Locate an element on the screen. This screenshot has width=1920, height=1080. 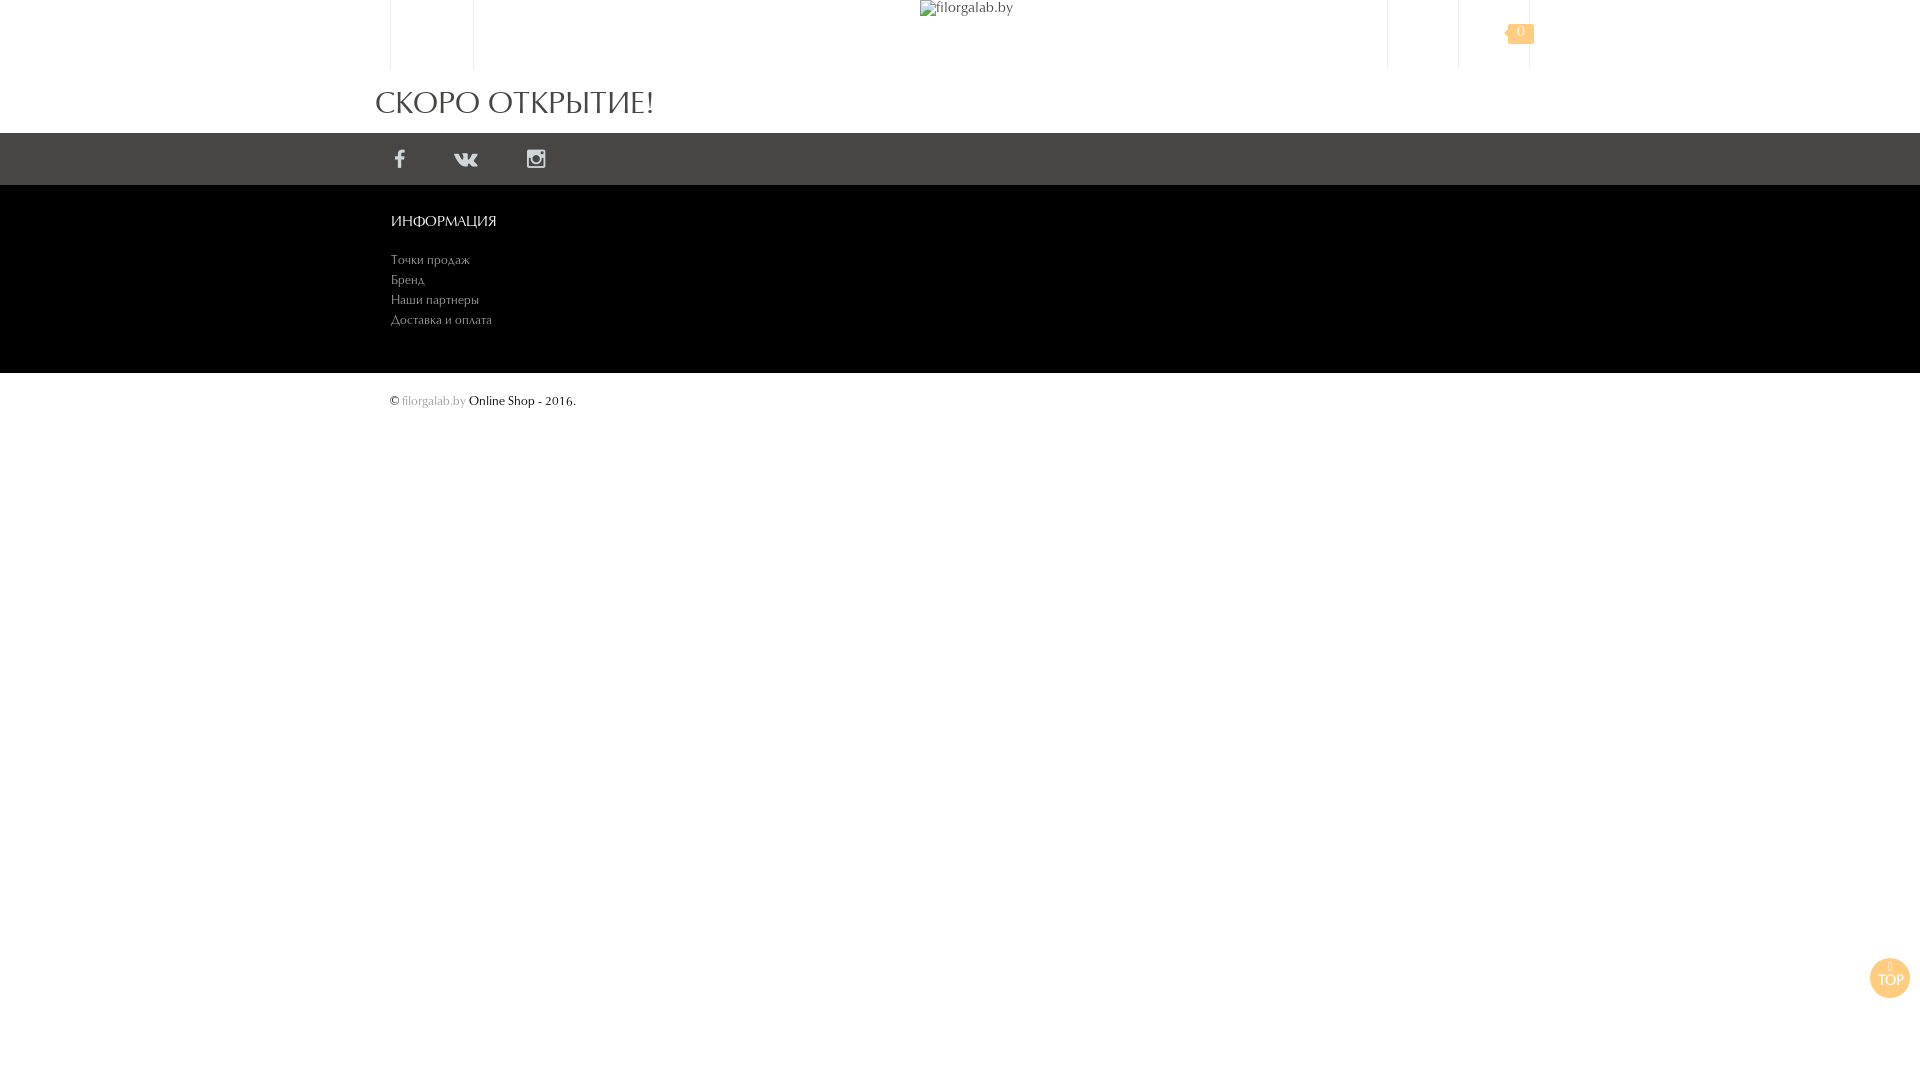
'0' is located at coordinates (1458, 34).